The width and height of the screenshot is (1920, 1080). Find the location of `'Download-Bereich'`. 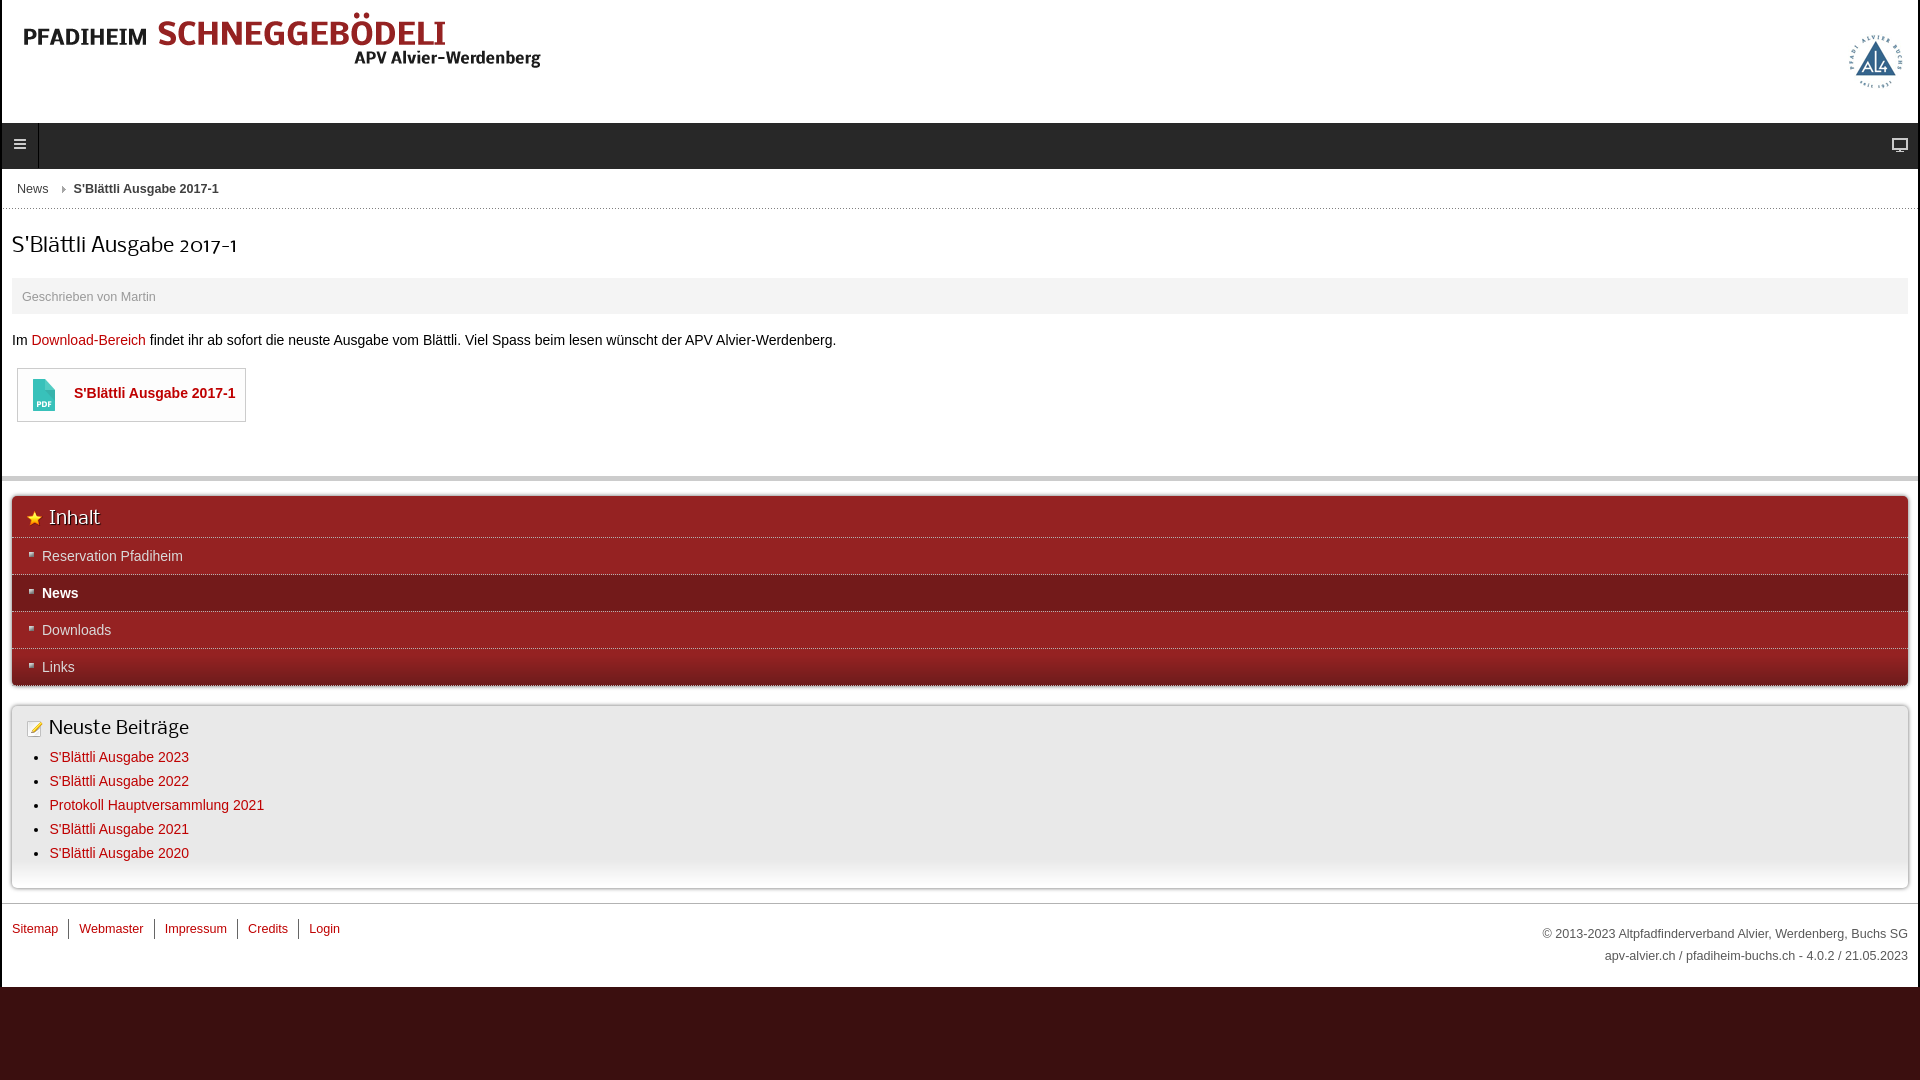

'Download-Bereich' is located at coordinates (86, 338).